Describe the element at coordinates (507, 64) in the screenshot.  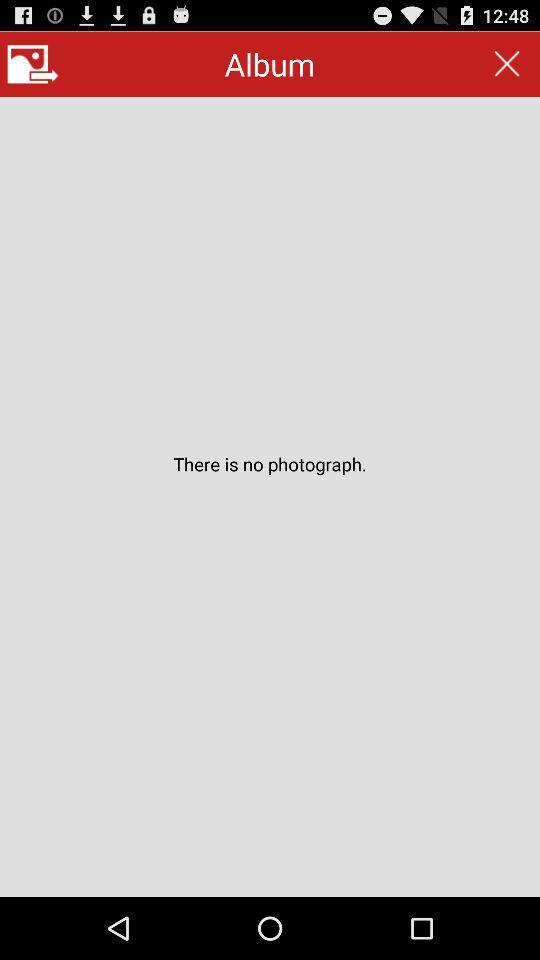
I see `item to the right of the album` at that location.